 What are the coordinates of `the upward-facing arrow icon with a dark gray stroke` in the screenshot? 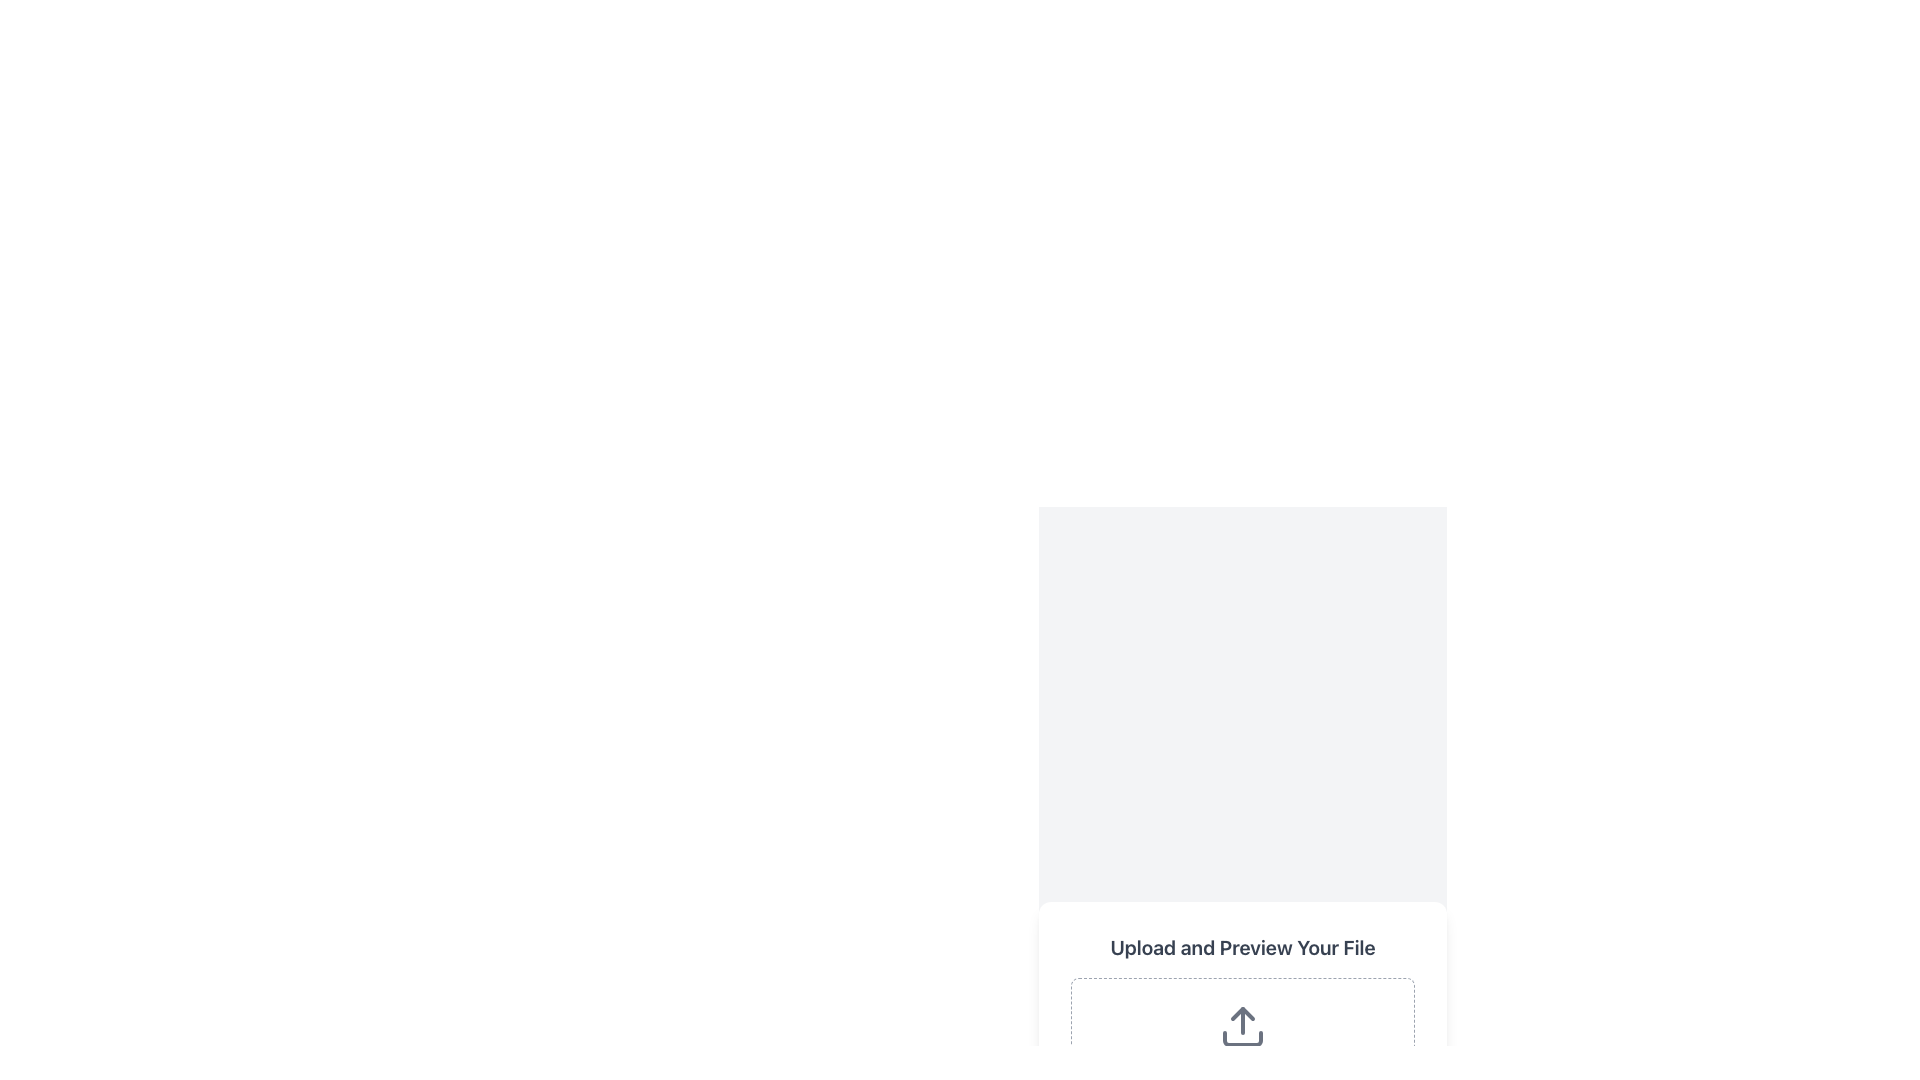 It's located at (1242, 1026).